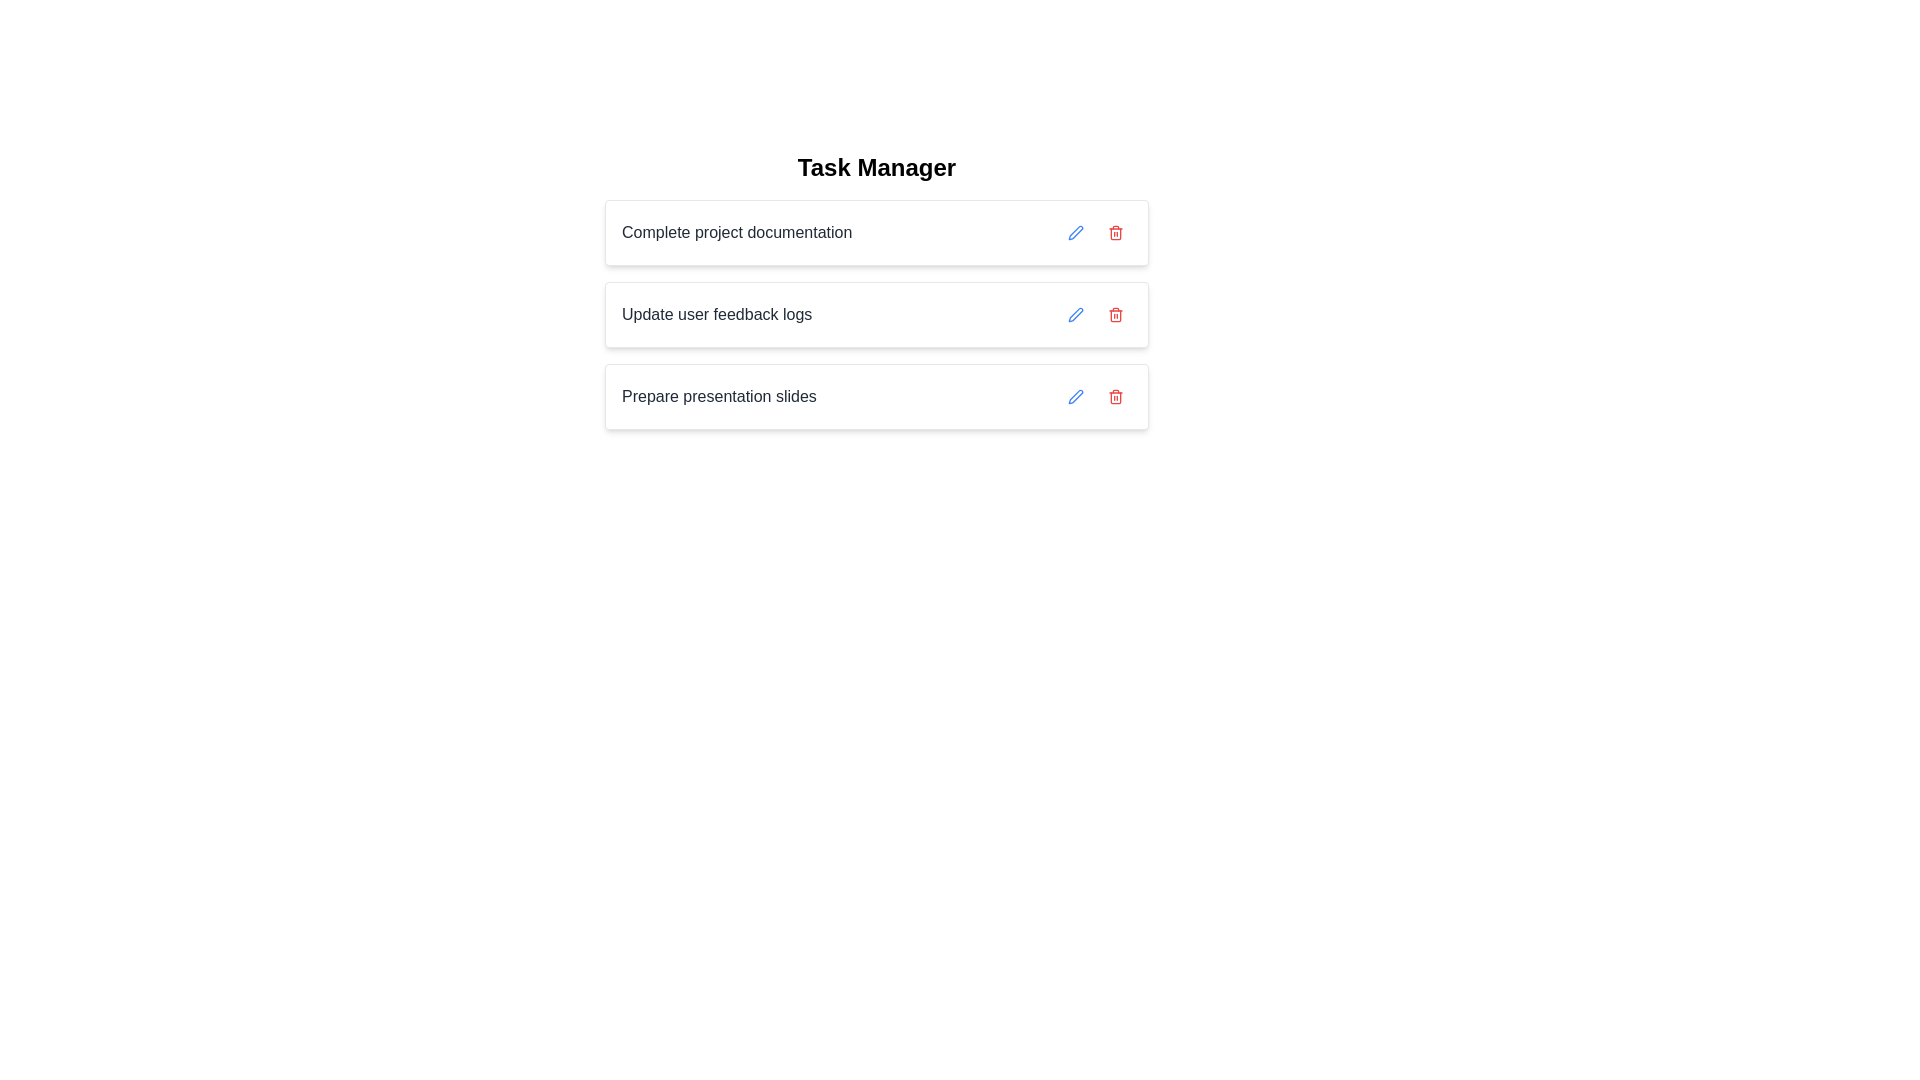 The width and height of the screenshot is (1920, 1080). I want to click on text label displaying 'Prepare presentation slides' to understand the task description, so click(719, 397).